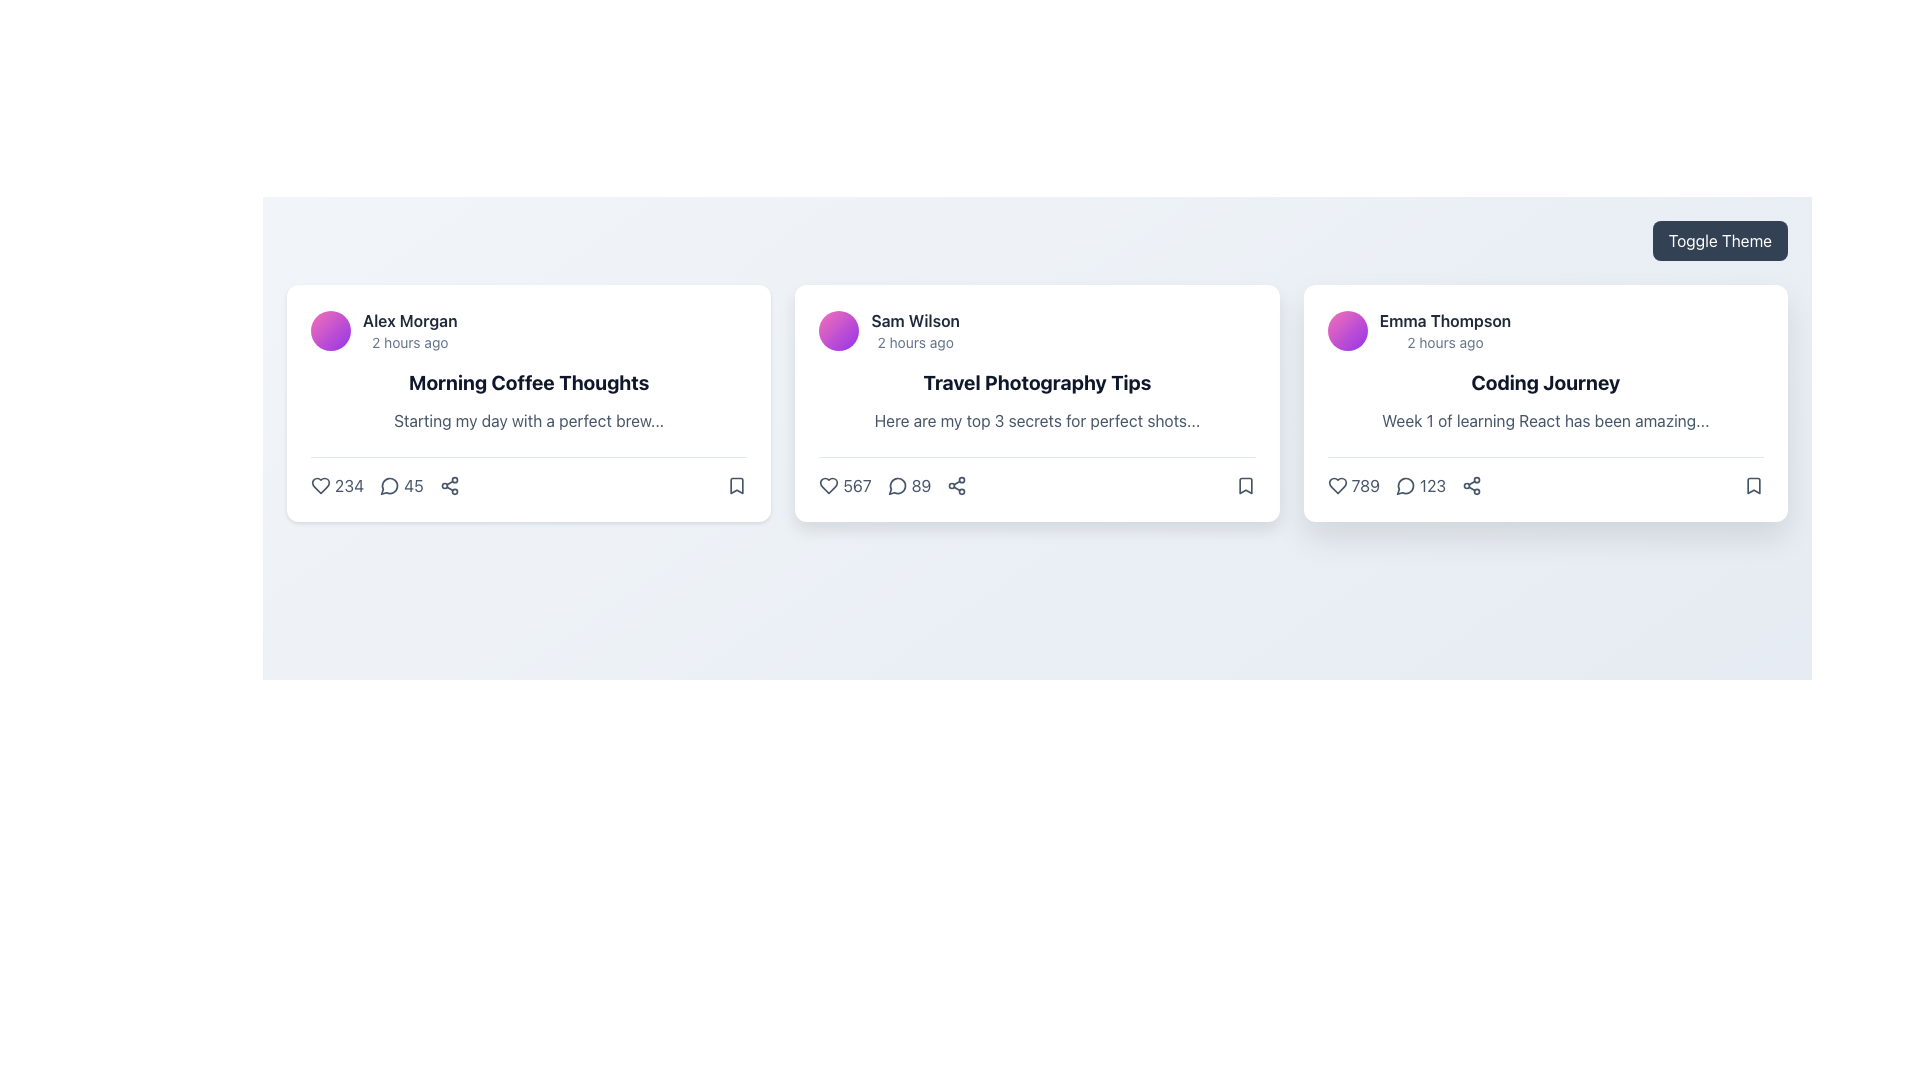  I want to click on the numerical label displaying the text '45', styled in a medium-sized sans-serif font, located to the right of the comment icon in the interaction panel of the post card titled 'Morning Coffee Thoughts' by 'Alex Morgan', so click(412, 486).